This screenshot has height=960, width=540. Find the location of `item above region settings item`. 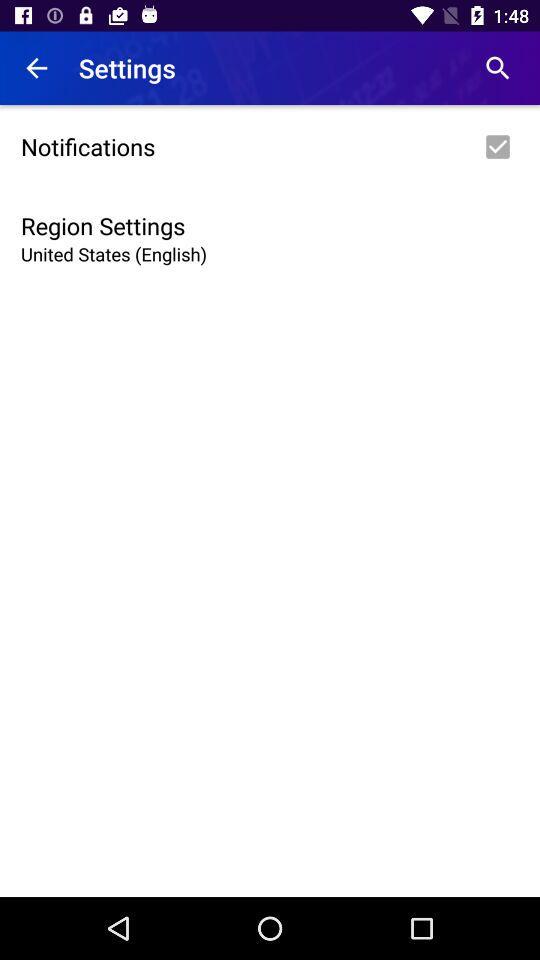

item above region settings item is located at coordinates (270, 145).